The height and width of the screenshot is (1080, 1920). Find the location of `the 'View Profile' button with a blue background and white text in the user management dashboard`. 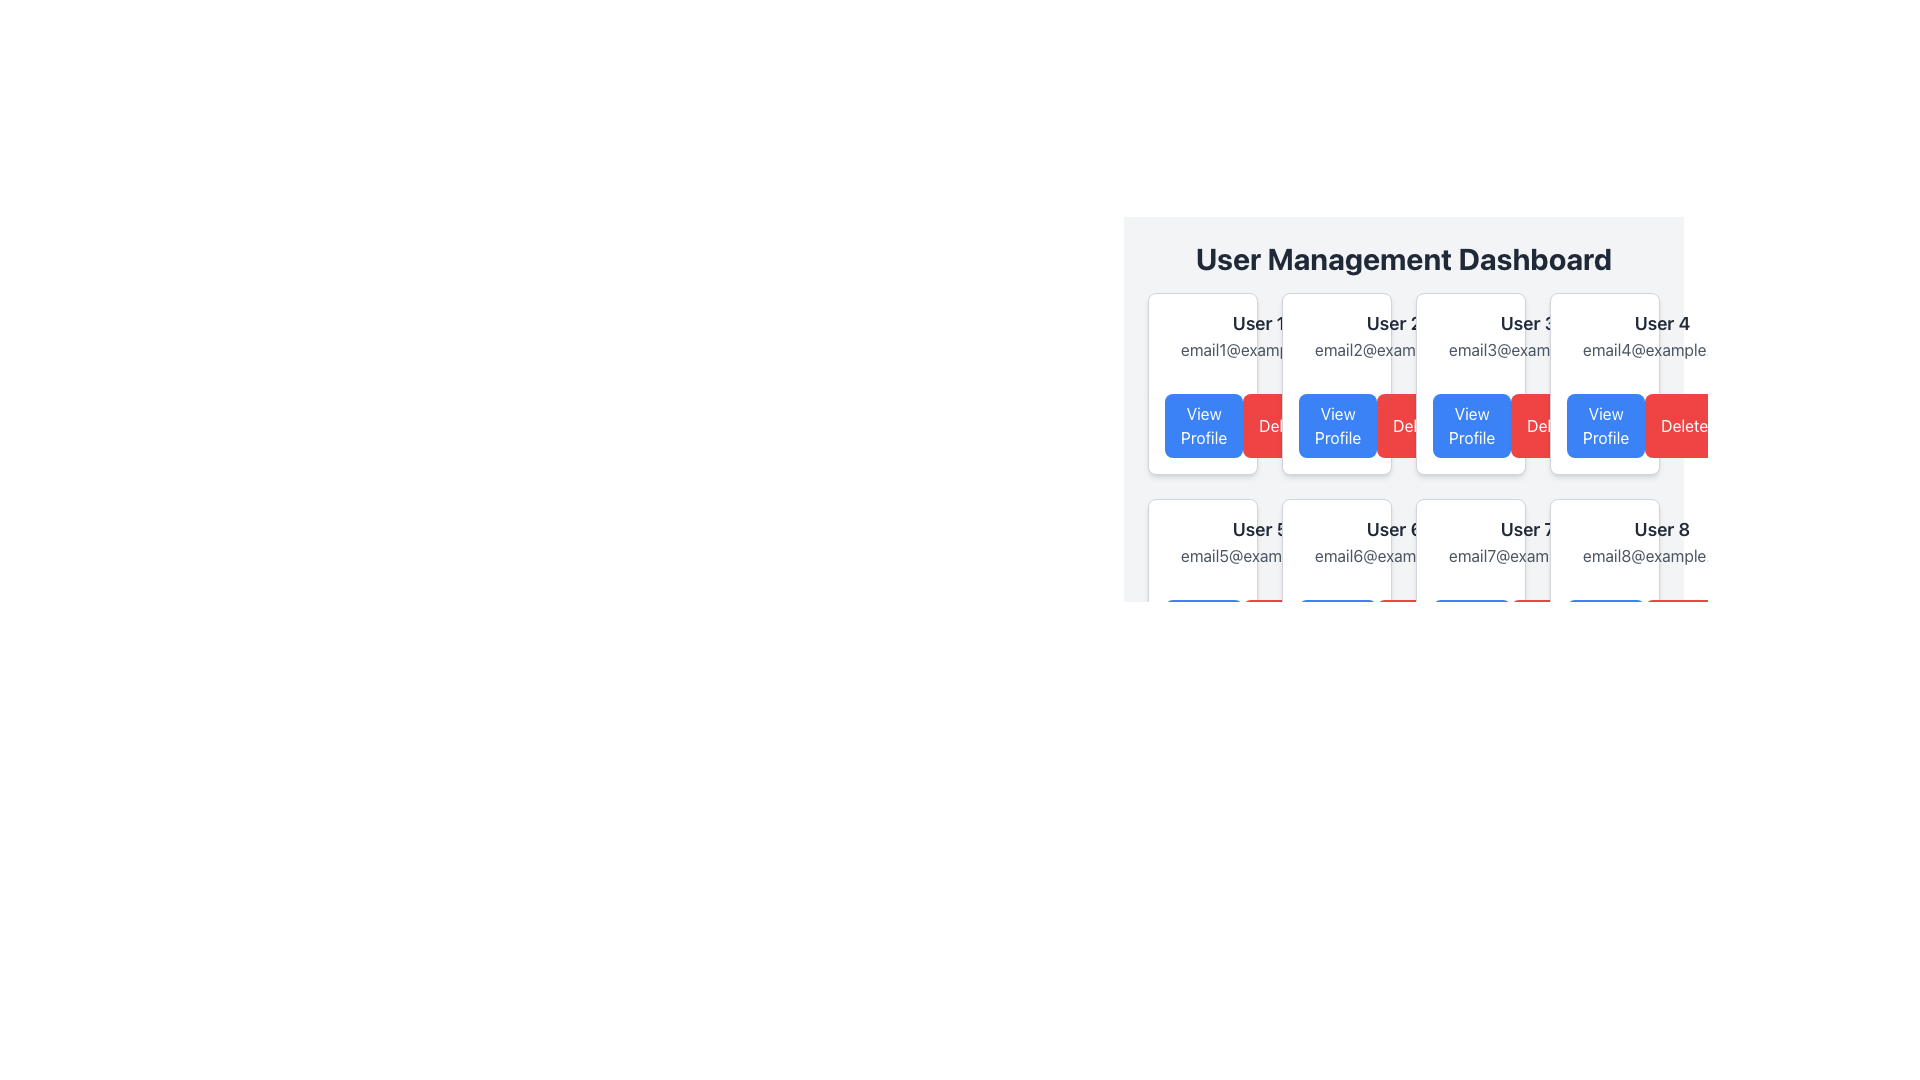

the 'View Profile' button with a blue background and white text in the user management dashboard is located at coordinates (1338, 424).